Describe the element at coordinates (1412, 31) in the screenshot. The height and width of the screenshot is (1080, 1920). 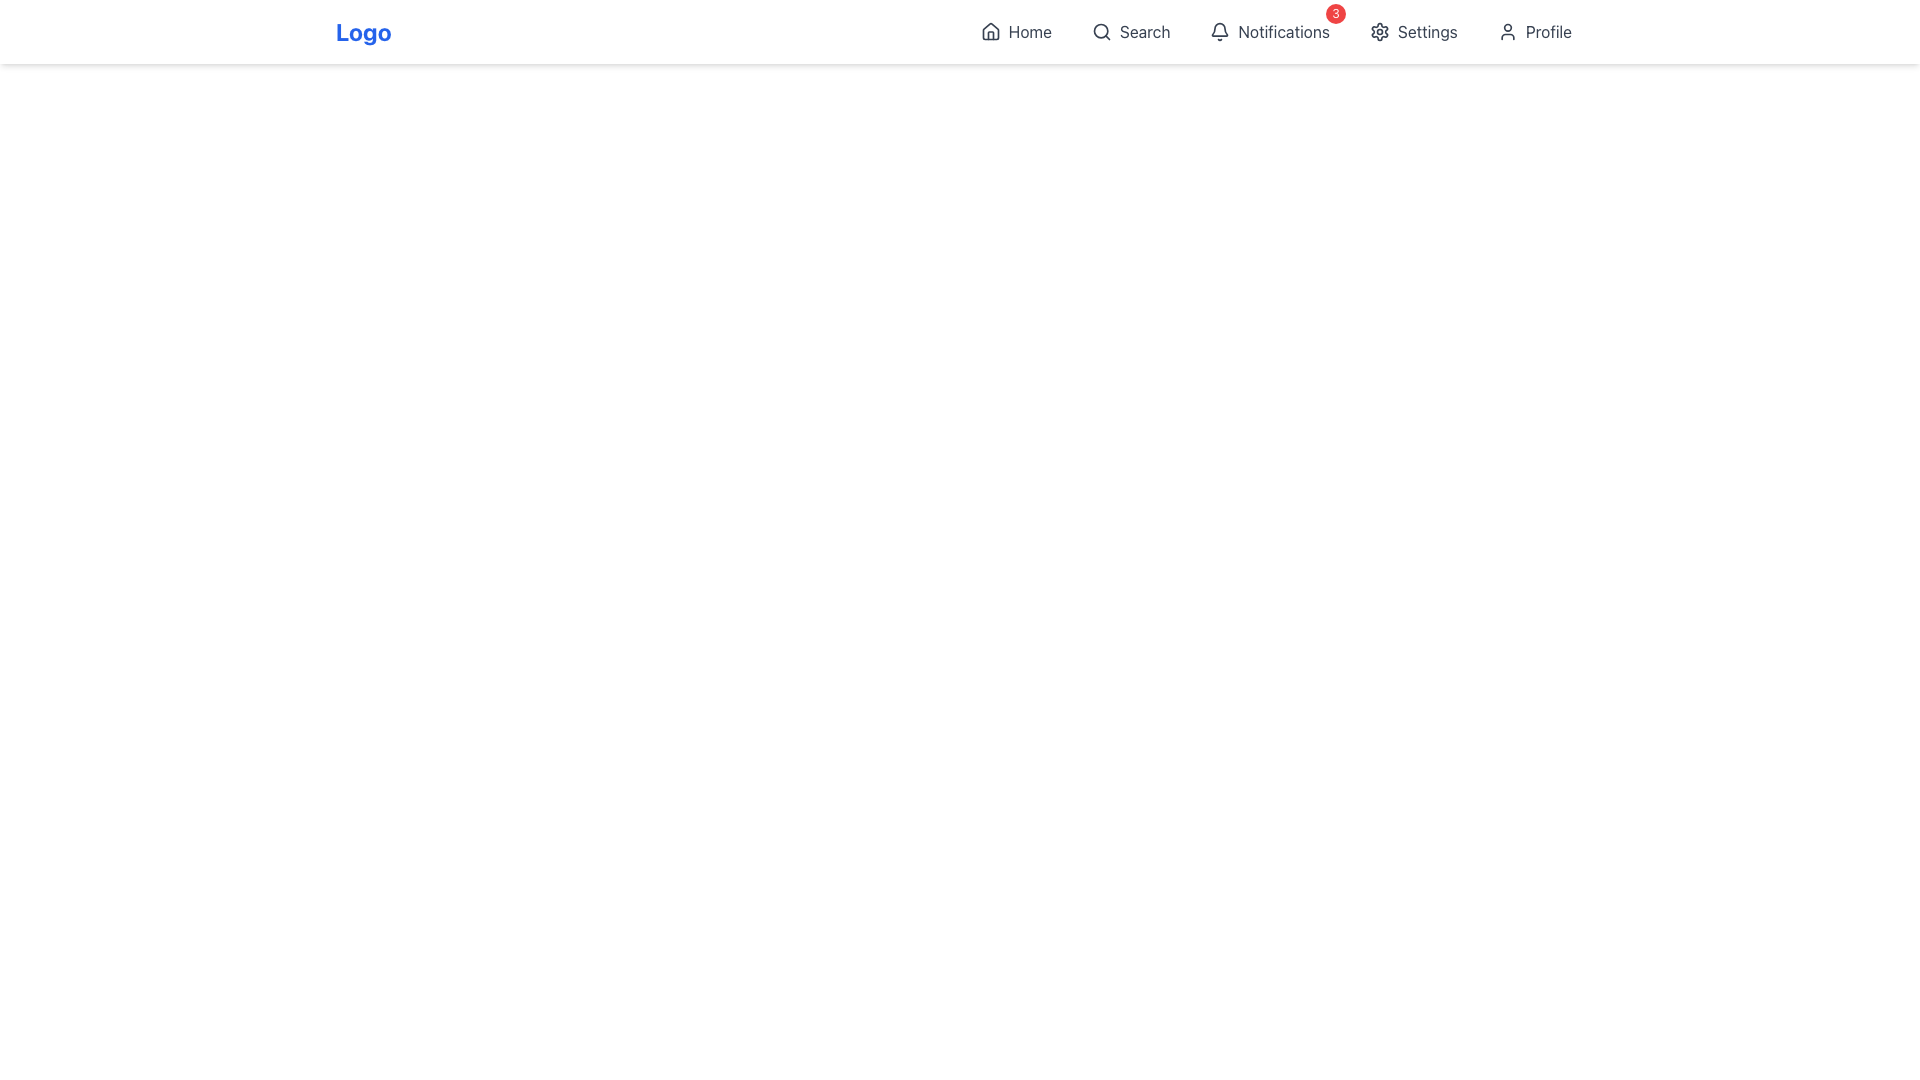
I see `the navigation button for settings, located` at that location.